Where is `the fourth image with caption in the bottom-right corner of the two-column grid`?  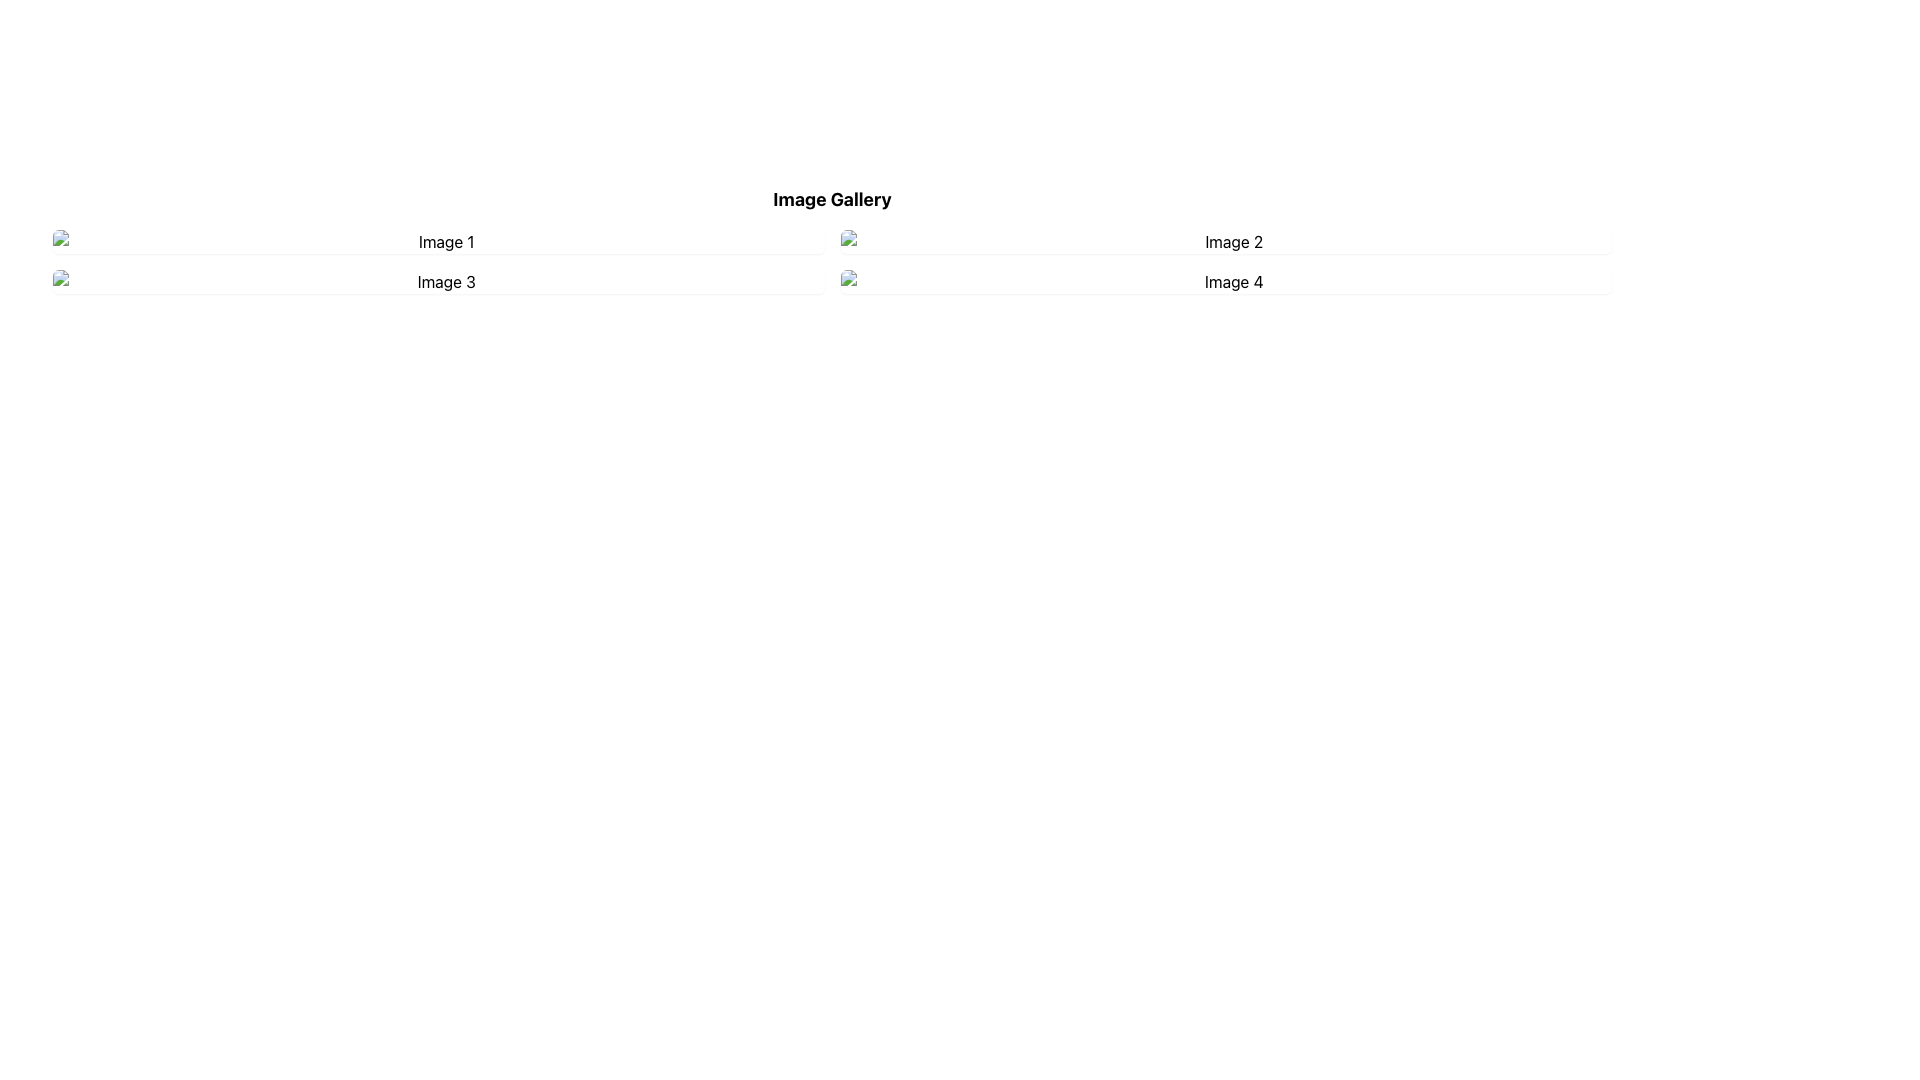 the fourth image with caption in the bottom-right corner of the two-column grid is located at coordinates (1225, 281).